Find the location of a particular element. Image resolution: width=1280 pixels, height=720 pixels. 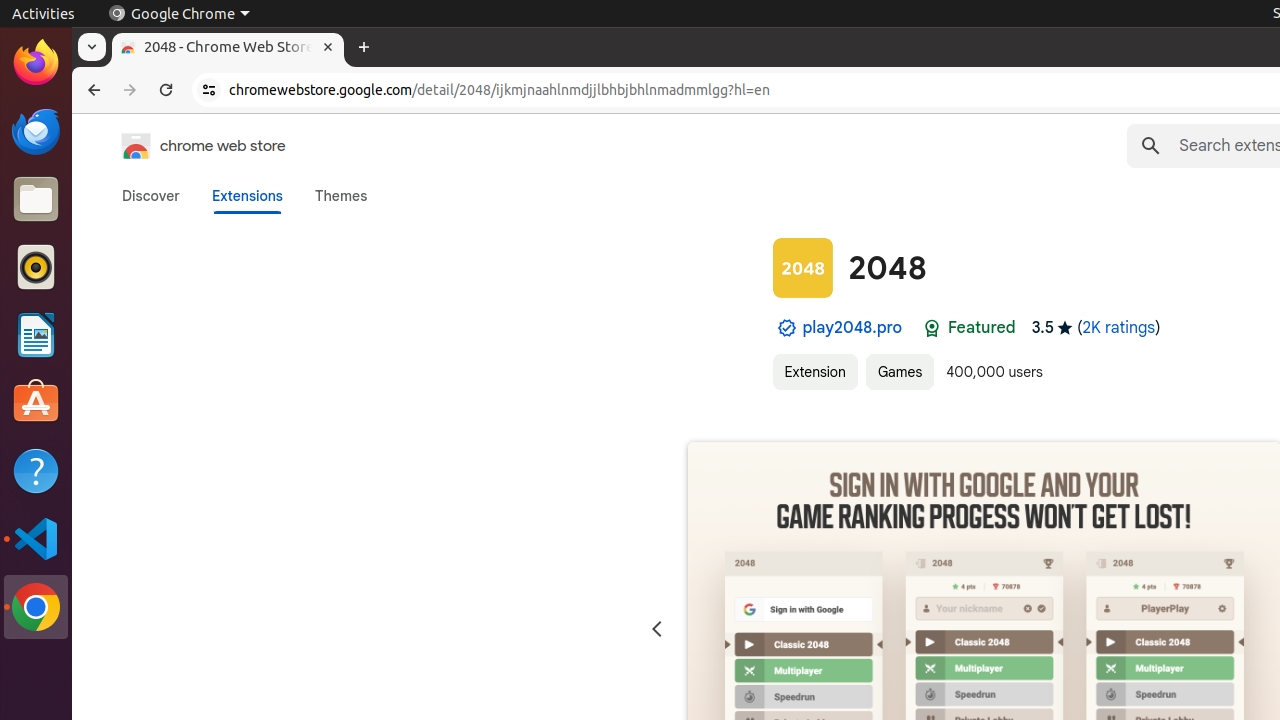

'Back' is located at coordinates (90, 90).